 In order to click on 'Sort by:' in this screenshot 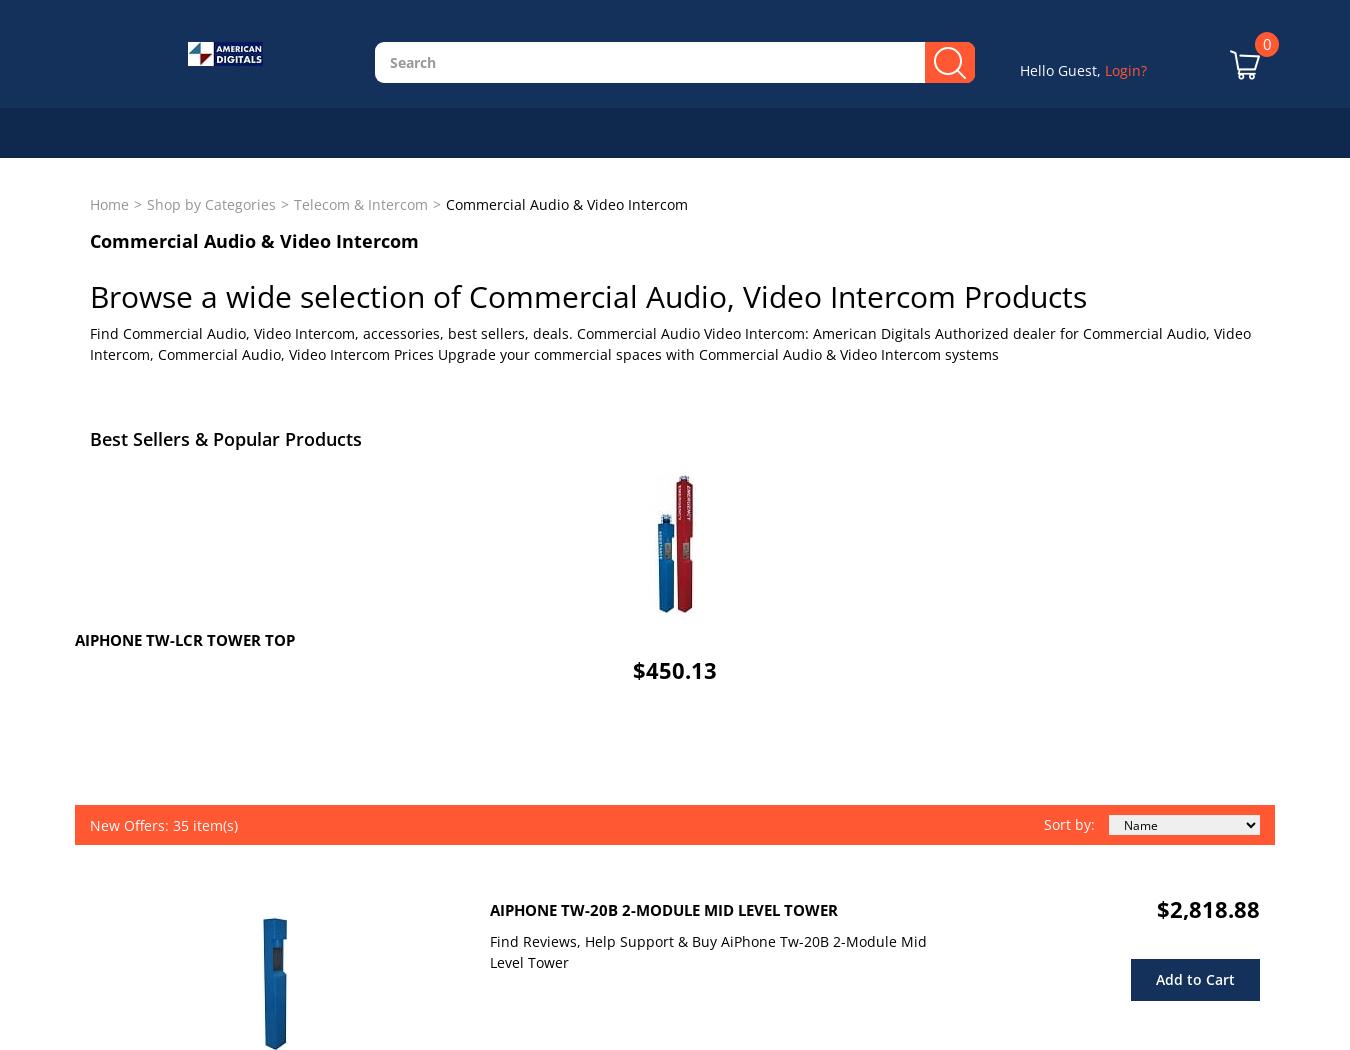, I will do `click(1043, 823)`.